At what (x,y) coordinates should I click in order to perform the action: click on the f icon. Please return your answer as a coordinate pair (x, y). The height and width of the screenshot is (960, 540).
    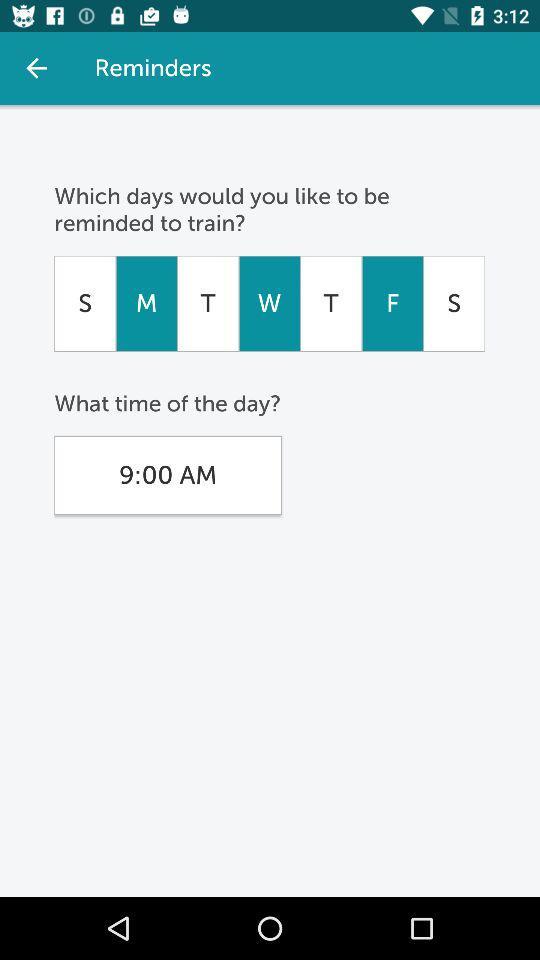
    Looking at the image, I should click on (392, 303).